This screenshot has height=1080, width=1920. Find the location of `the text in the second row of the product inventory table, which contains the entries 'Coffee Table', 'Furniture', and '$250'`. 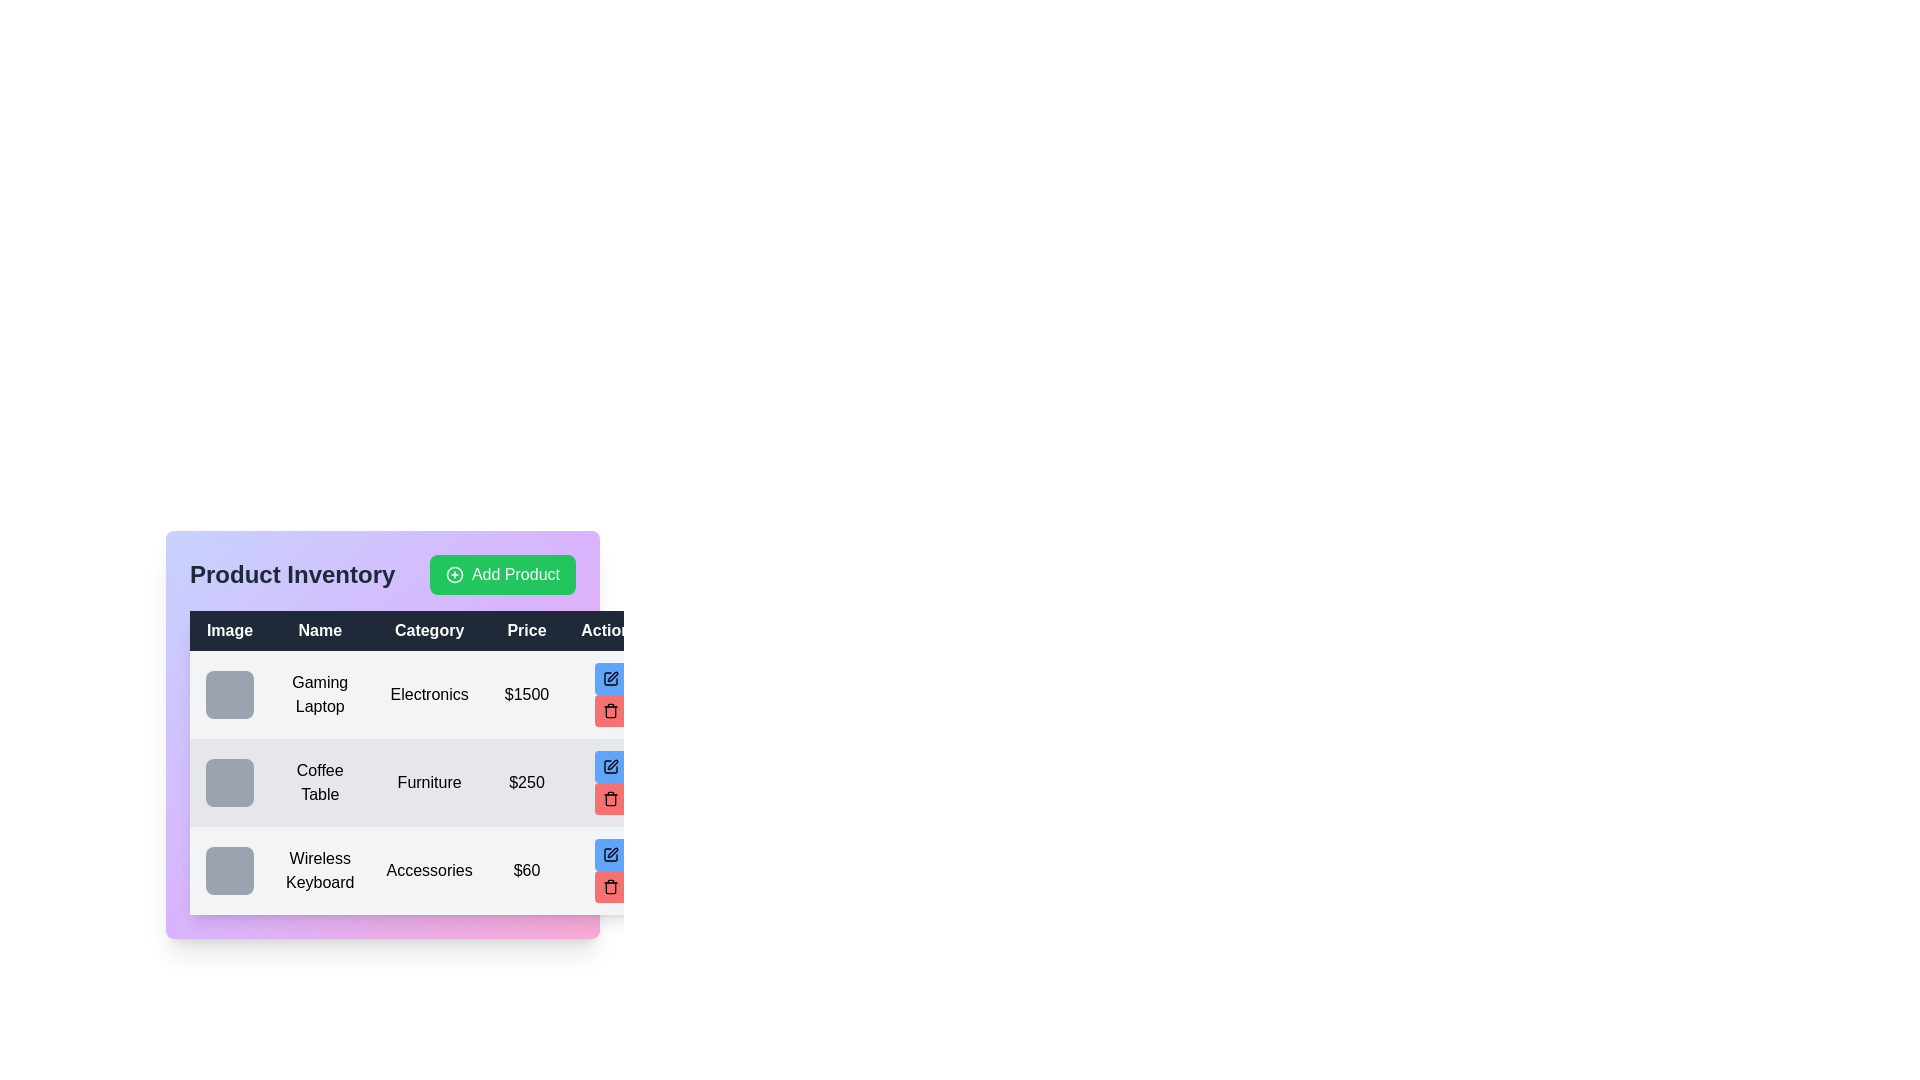

the text in the second row of the product inventory table, which contains the entries 'Coffee Table', 'Furniture', and '$250' is located at coordinates (421, 782).